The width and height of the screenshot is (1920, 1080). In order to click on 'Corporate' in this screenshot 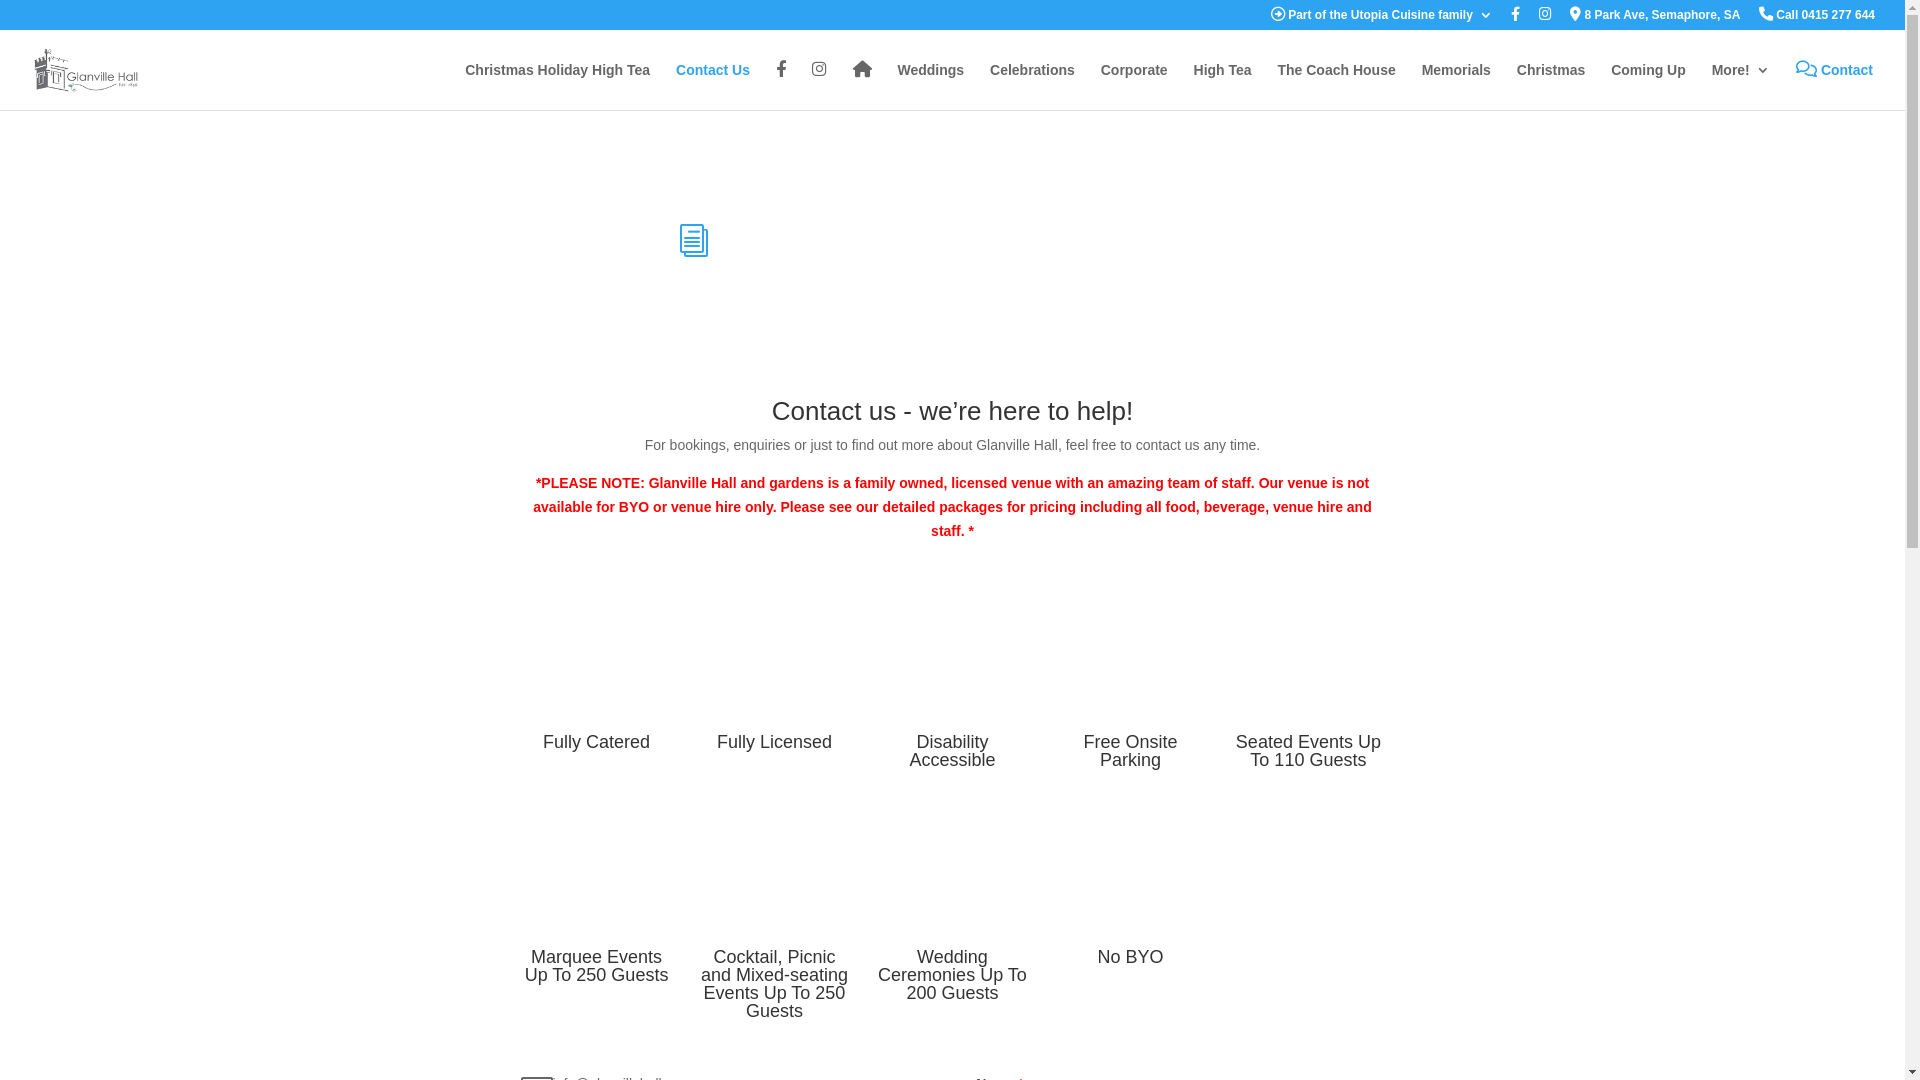, I will do `click(1134, 85)`.